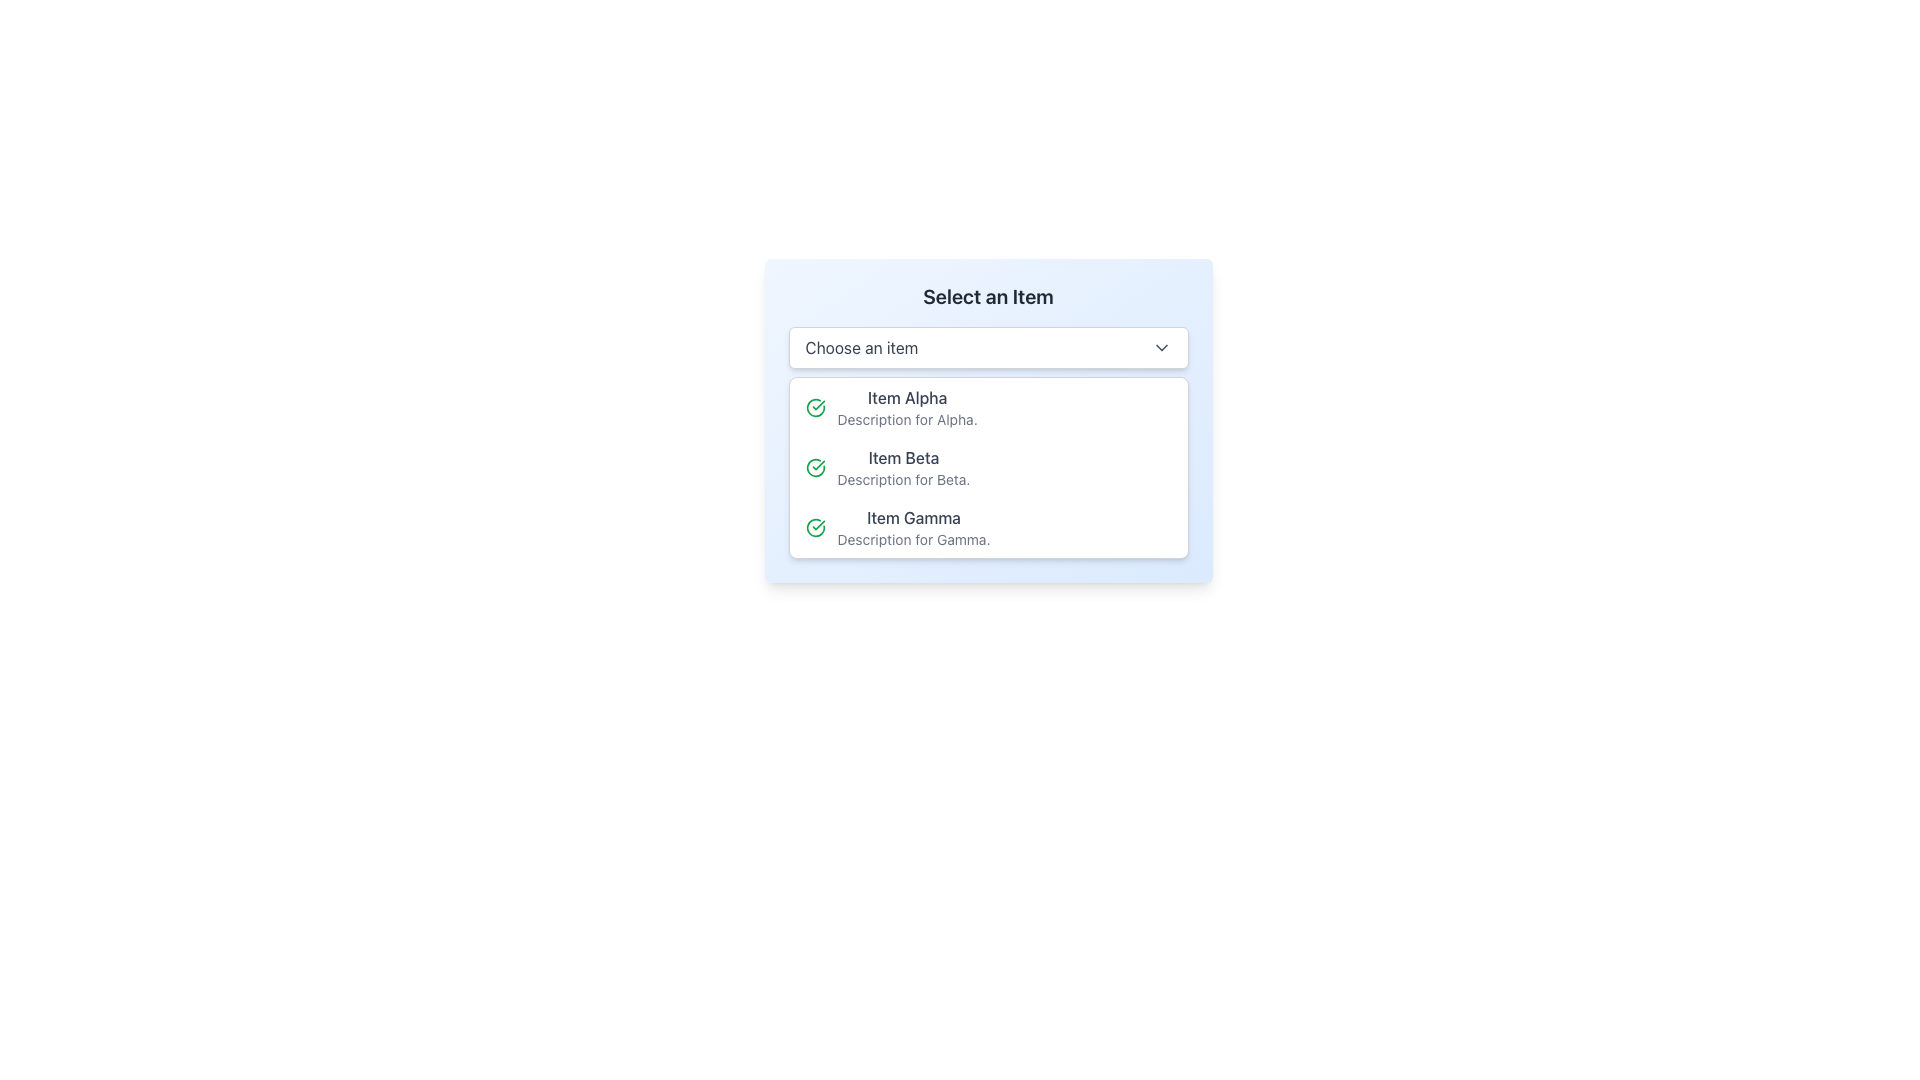 This screenshot has width=1920, height=1080. Describe the element at coordinates (815, 467) in the screenshot. I see `the visual indicator icon to mark 'Item Beta' as selected or validated, which is located on the left side of the 'Item Beta' text within the dropdown menu` at that location.